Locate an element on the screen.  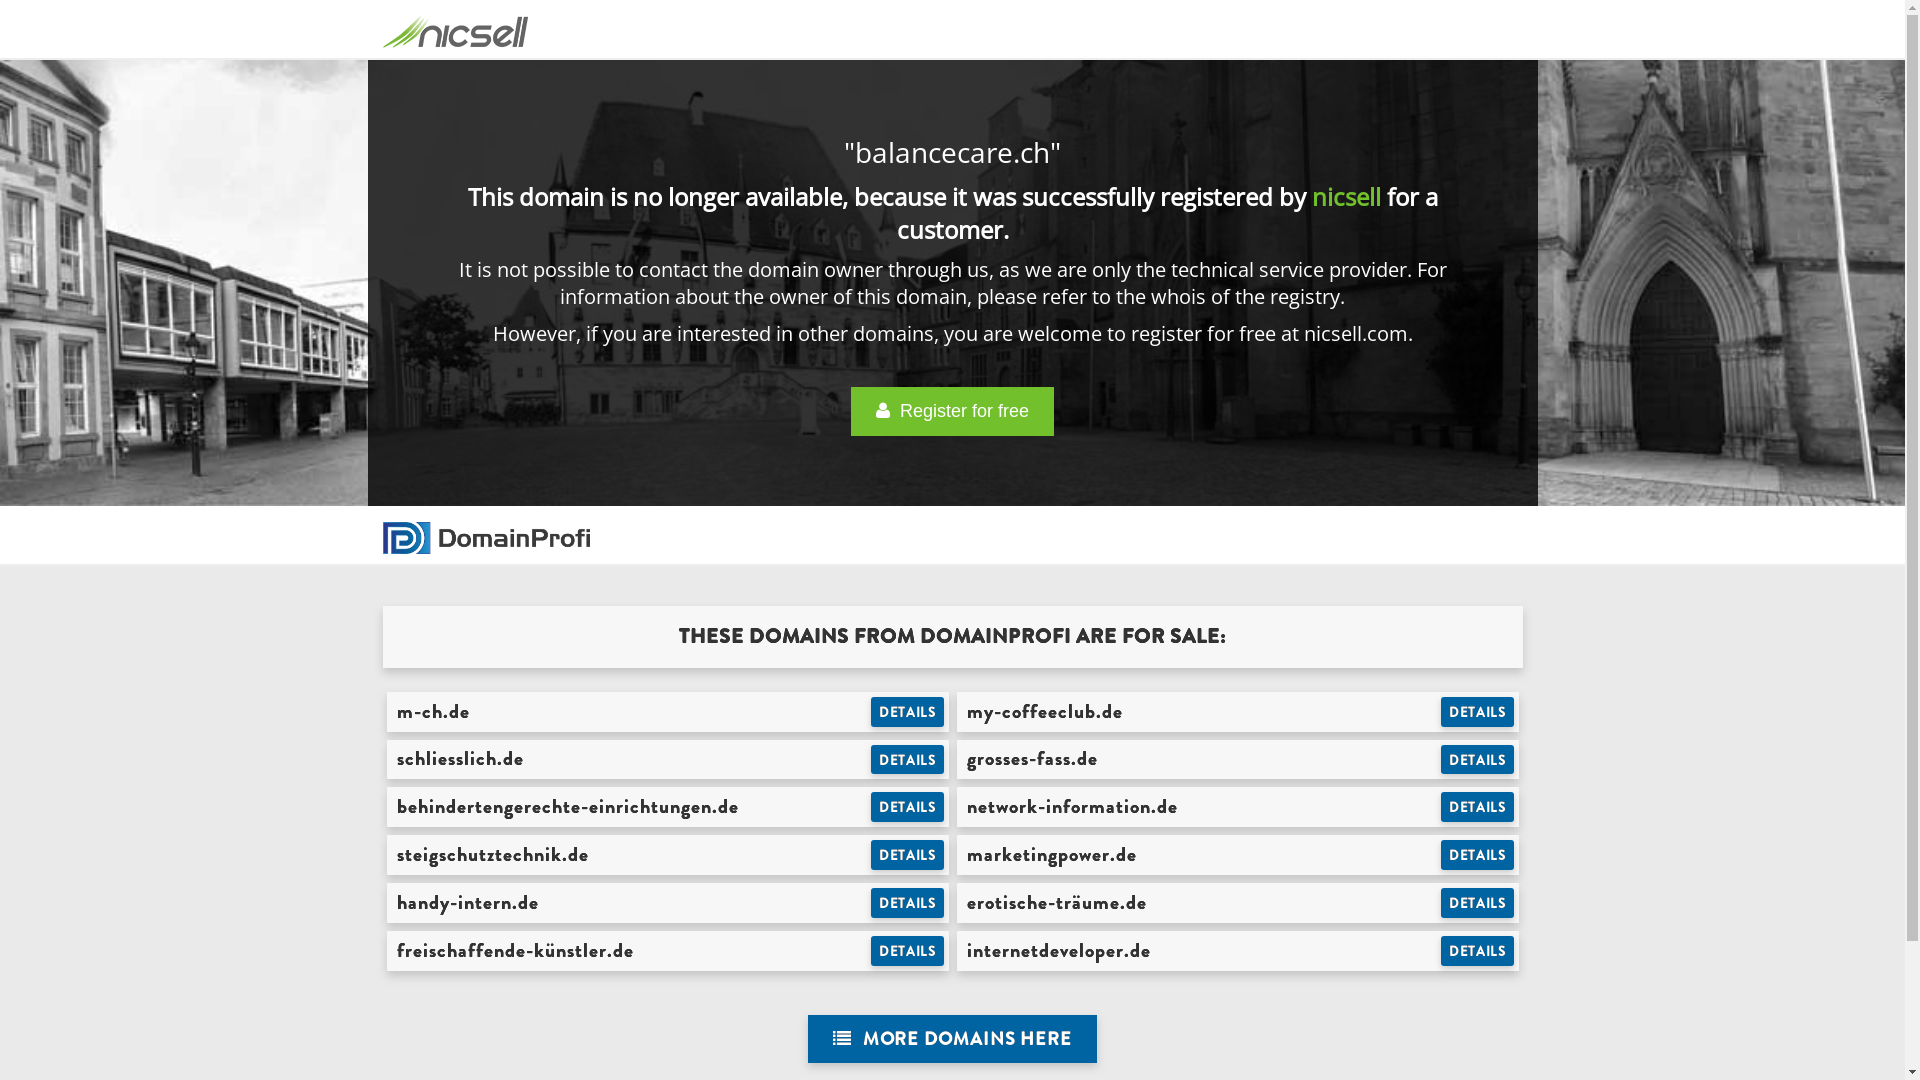
'DETAILS' is located at coordinates (1477, 902).